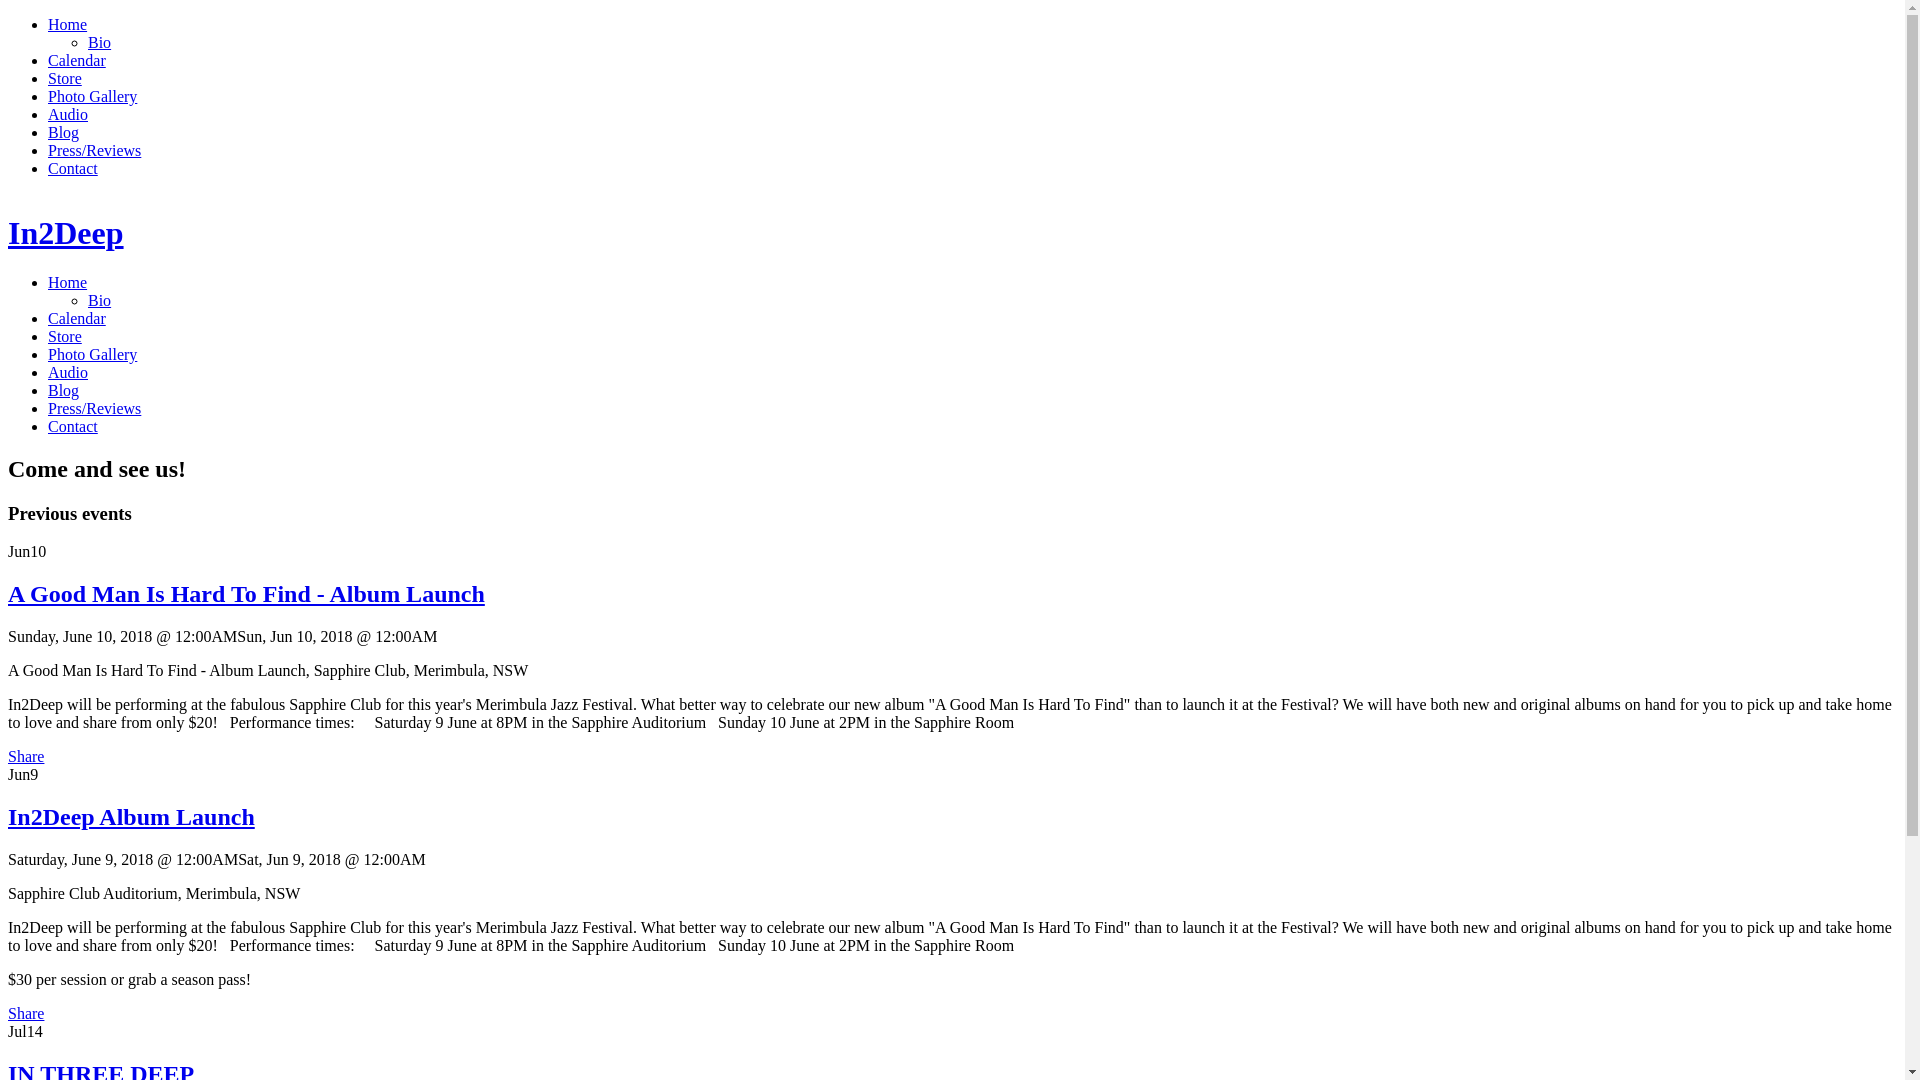 This screenshot has width=1920, height=1080. I want to click on 'Store', so click(65, 335).